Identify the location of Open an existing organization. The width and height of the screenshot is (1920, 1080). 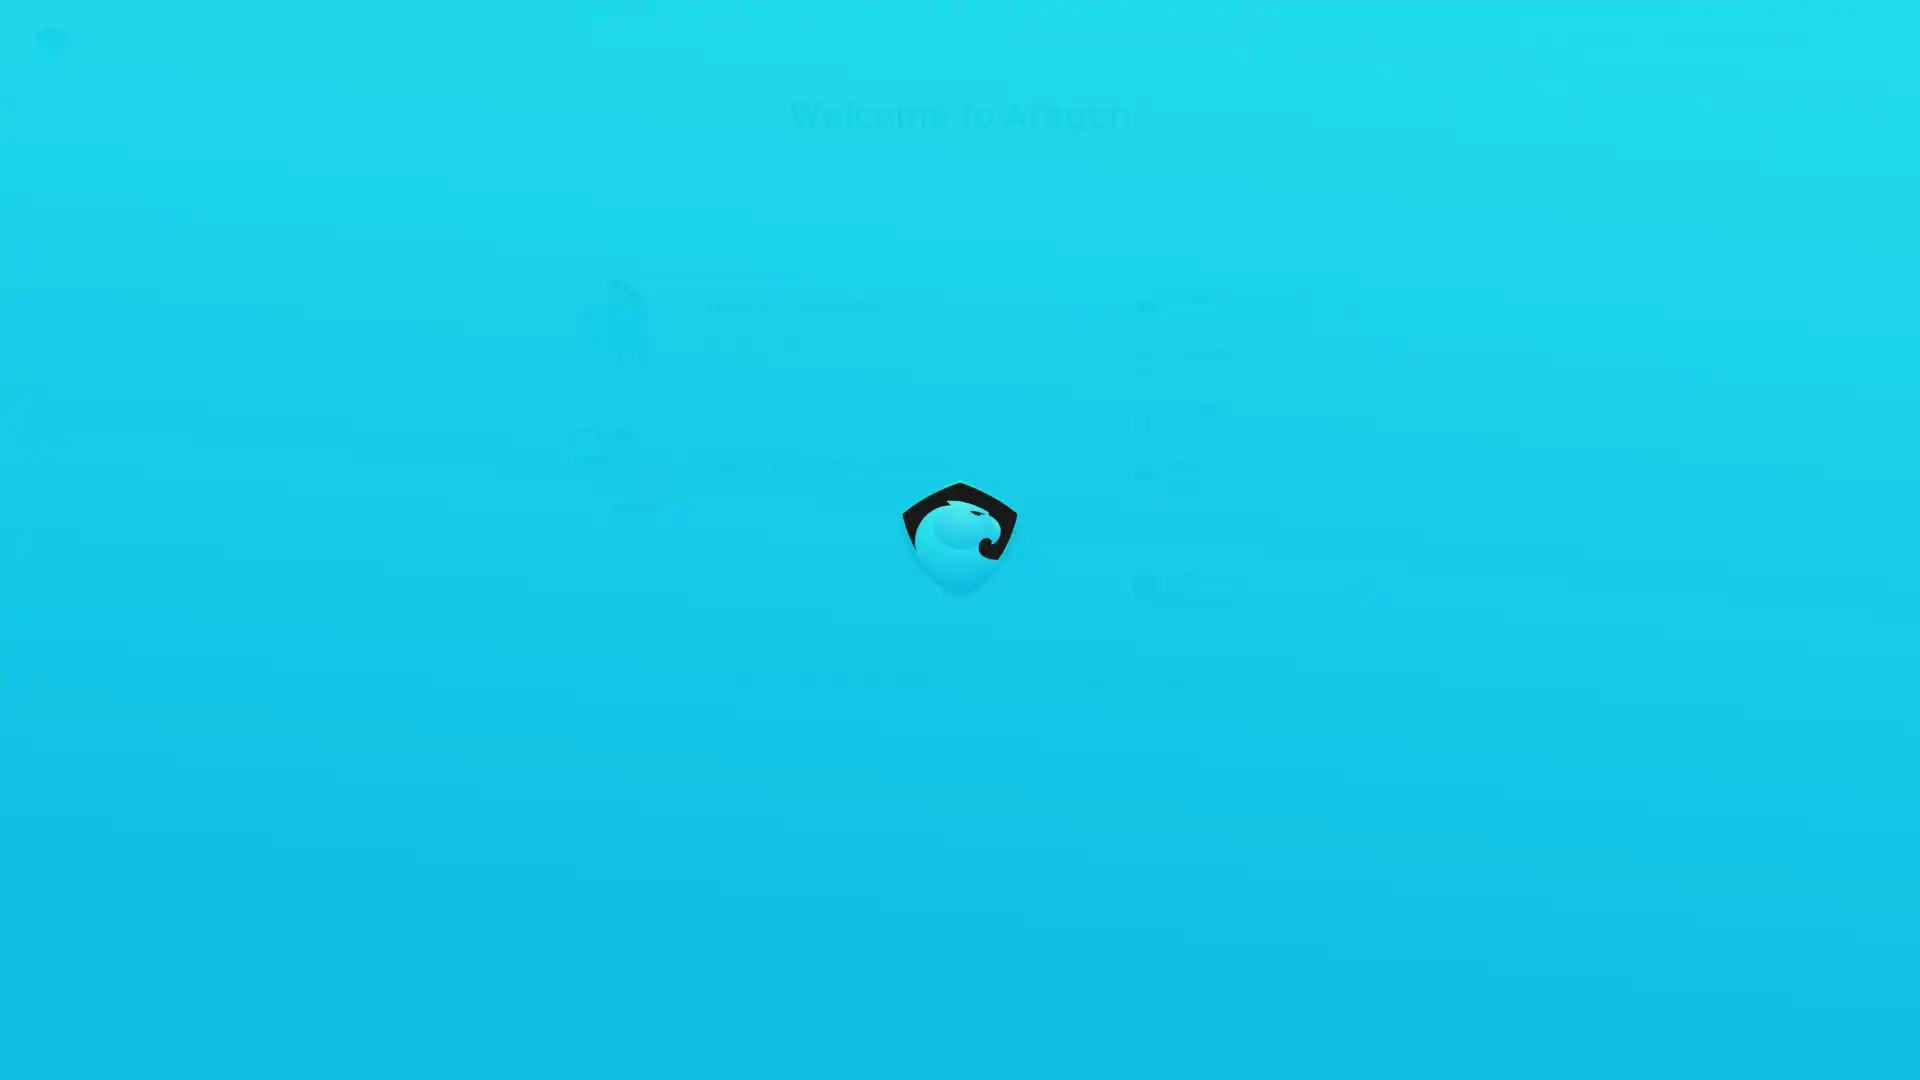
(820, 466).